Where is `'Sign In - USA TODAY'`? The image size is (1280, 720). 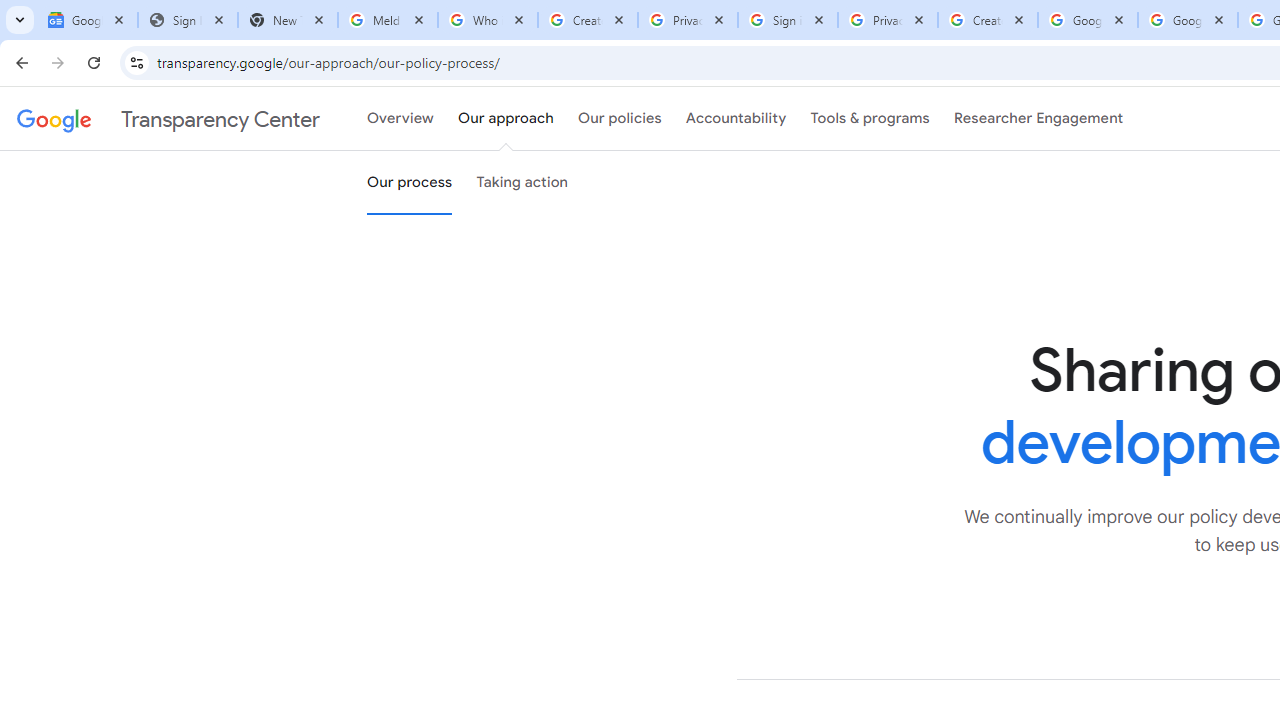 'Sign In - USA TODAY' is located at coordinates (188, 20).